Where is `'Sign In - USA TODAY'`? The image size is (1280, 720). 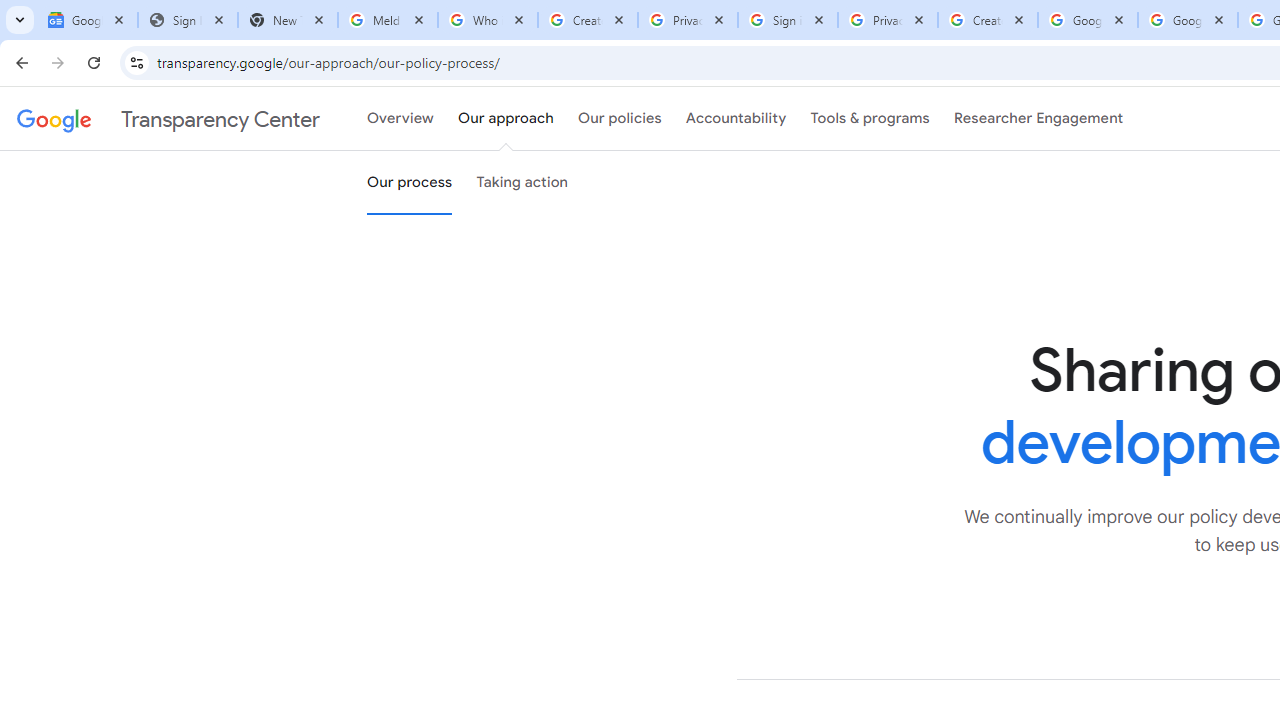 'Sign In - USA TODAY' is located at coordinates (188, 20).